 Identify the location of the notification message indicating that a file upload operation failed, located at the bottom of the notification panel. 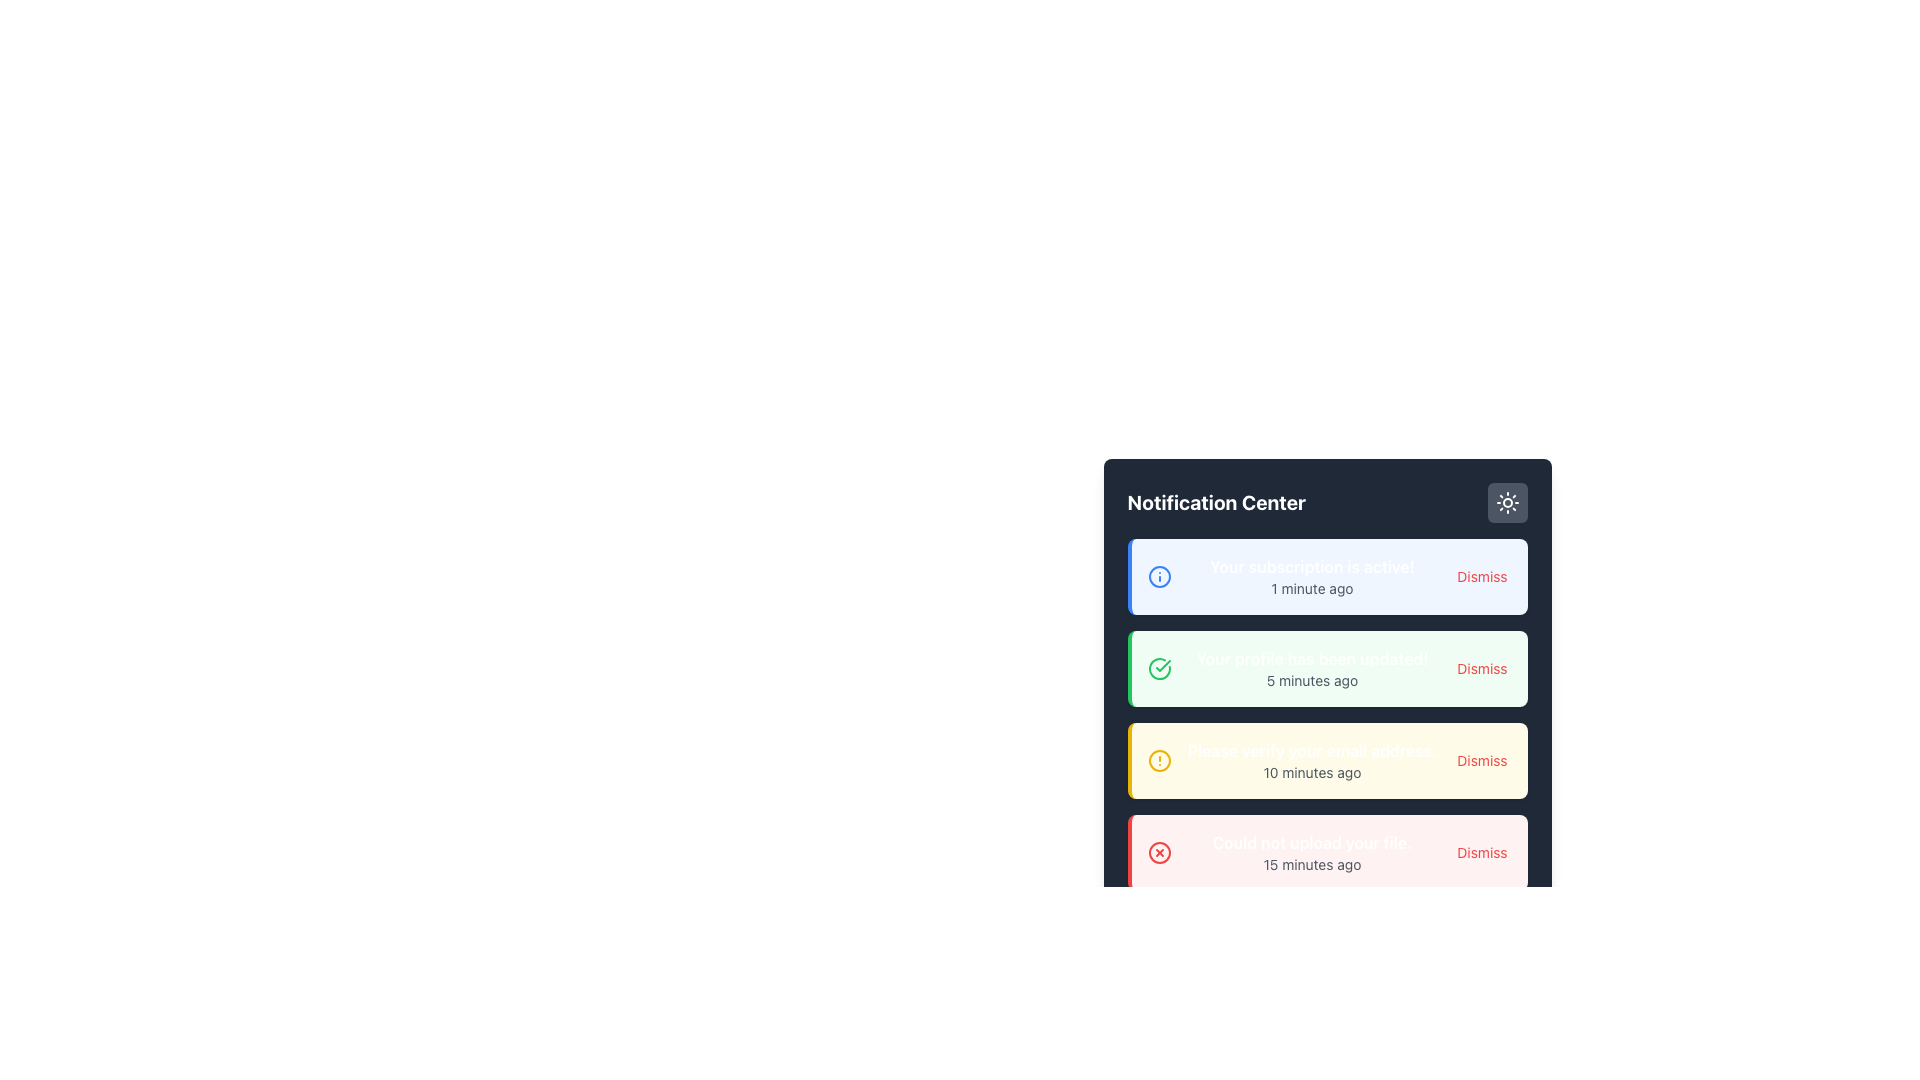
(1312, 843).